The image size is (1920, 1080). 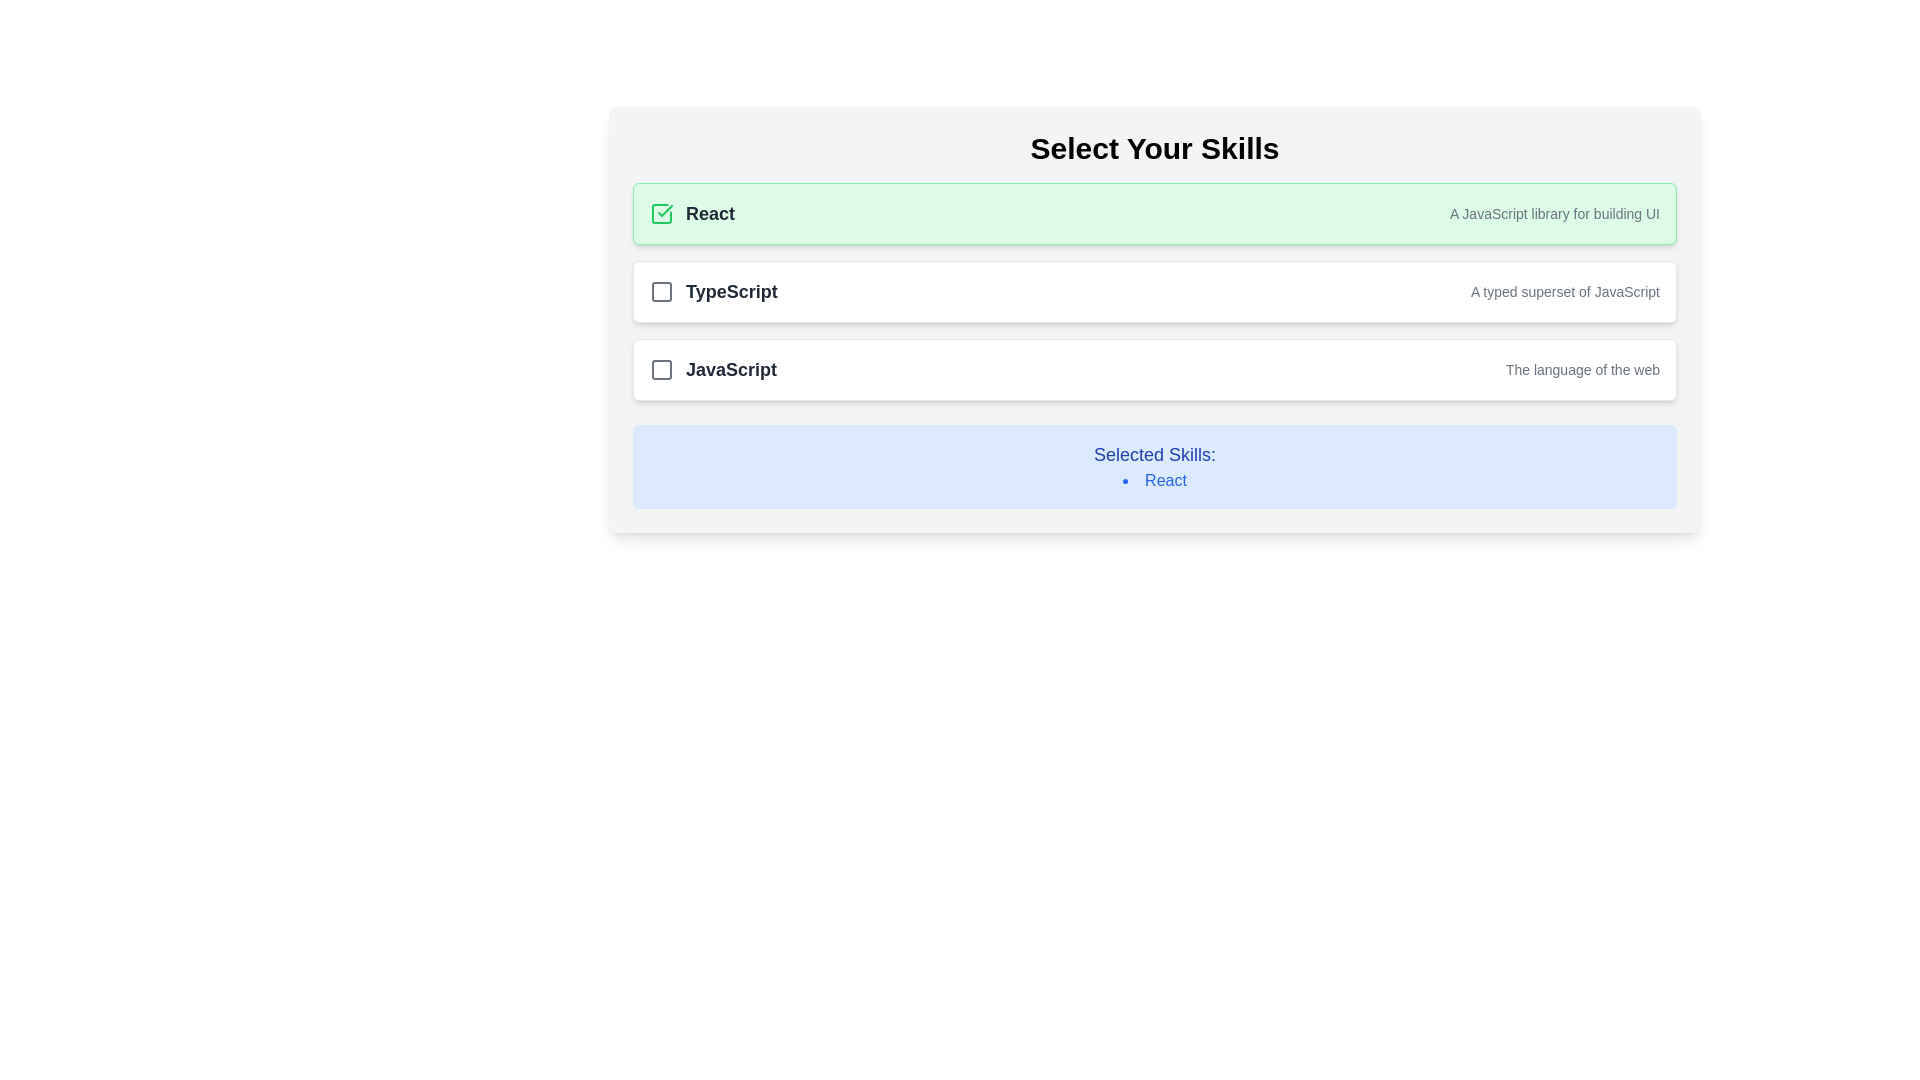 What do you see at coordinates (662, 292) in the screenshot?
I see `the gray square checkbox located to the left of the 'TypeScript' label` at bounding box center [662, 292].